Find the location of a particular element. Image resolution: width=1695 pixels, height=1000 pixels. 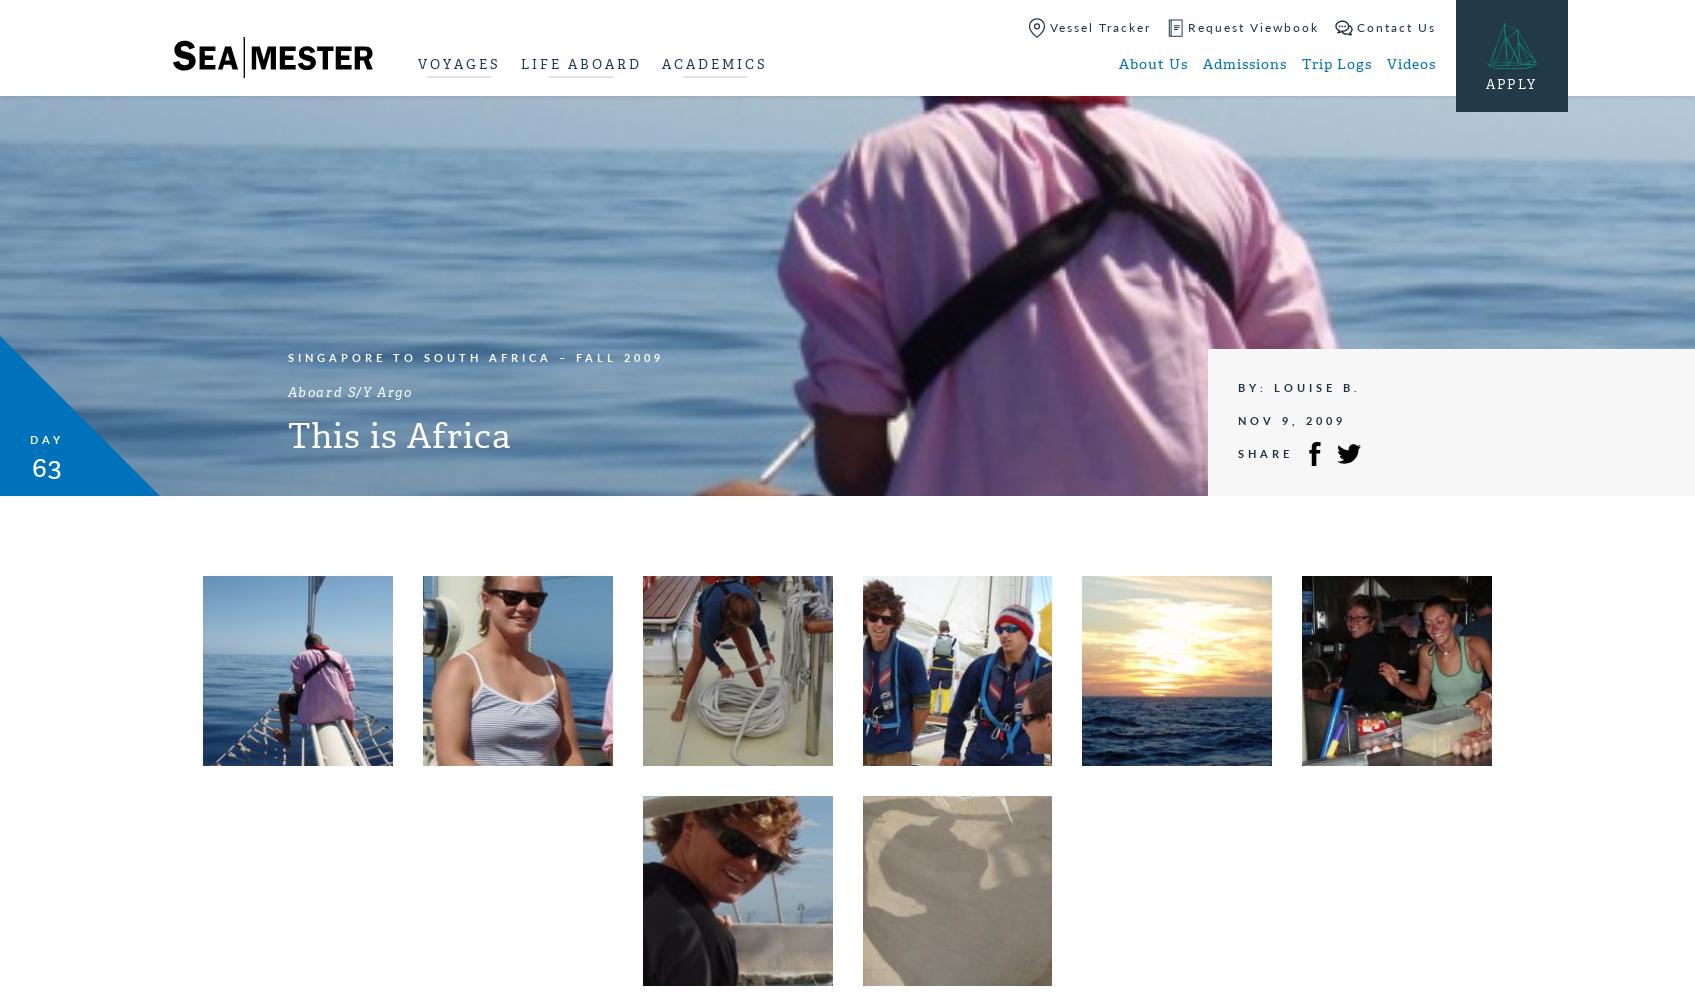

'Day' is located at coordinates (46, 438).